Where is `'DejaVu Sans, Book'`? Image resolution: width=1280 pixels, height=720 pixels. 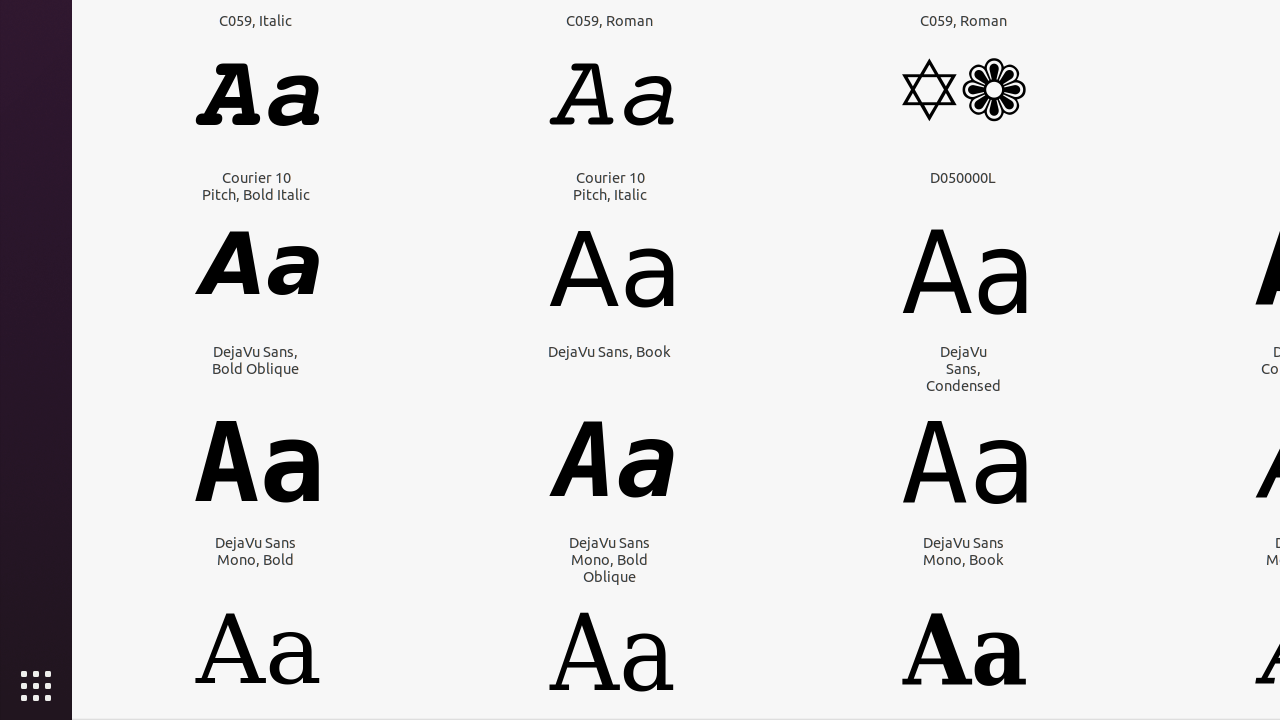
'DejaVu Sans, Book' is located at coordinates (608, 350).